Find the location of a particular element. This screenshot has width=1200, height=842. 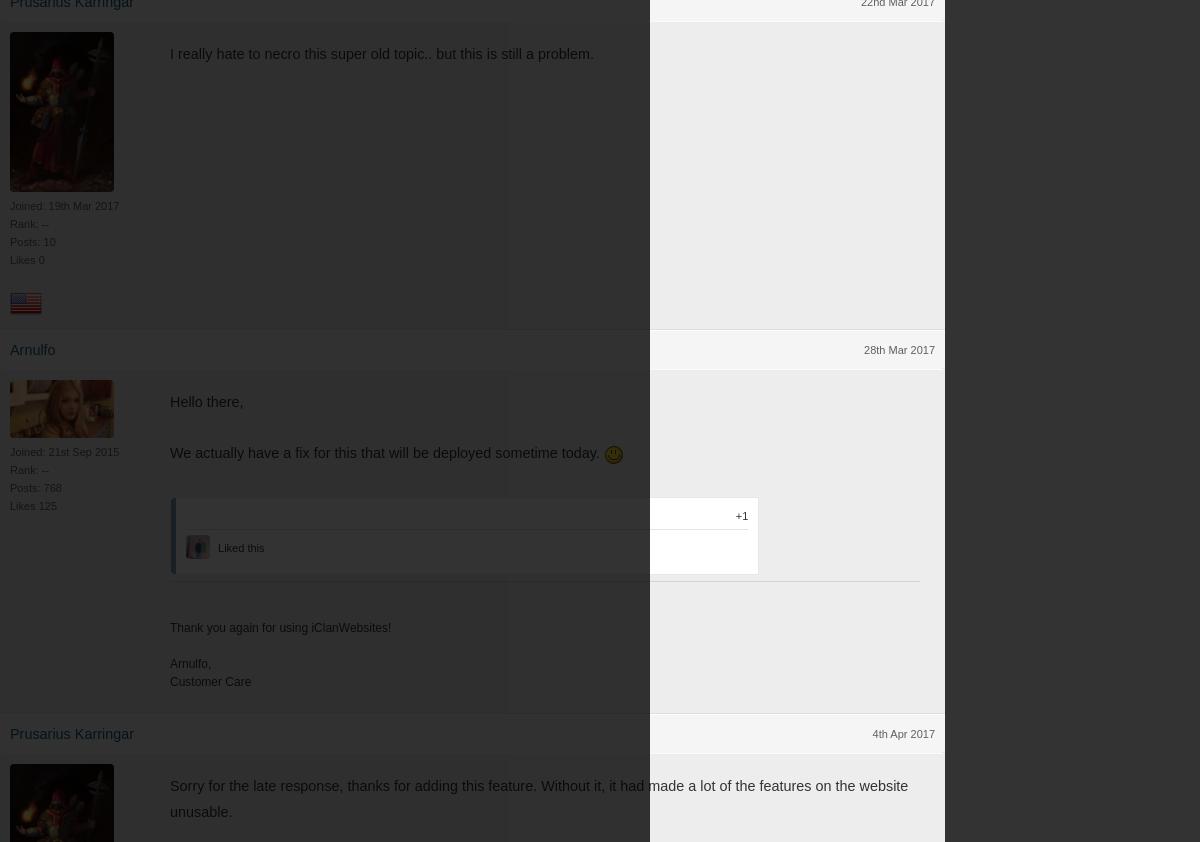

'Prusarius Karringar' is located at coordinates (71, 733).